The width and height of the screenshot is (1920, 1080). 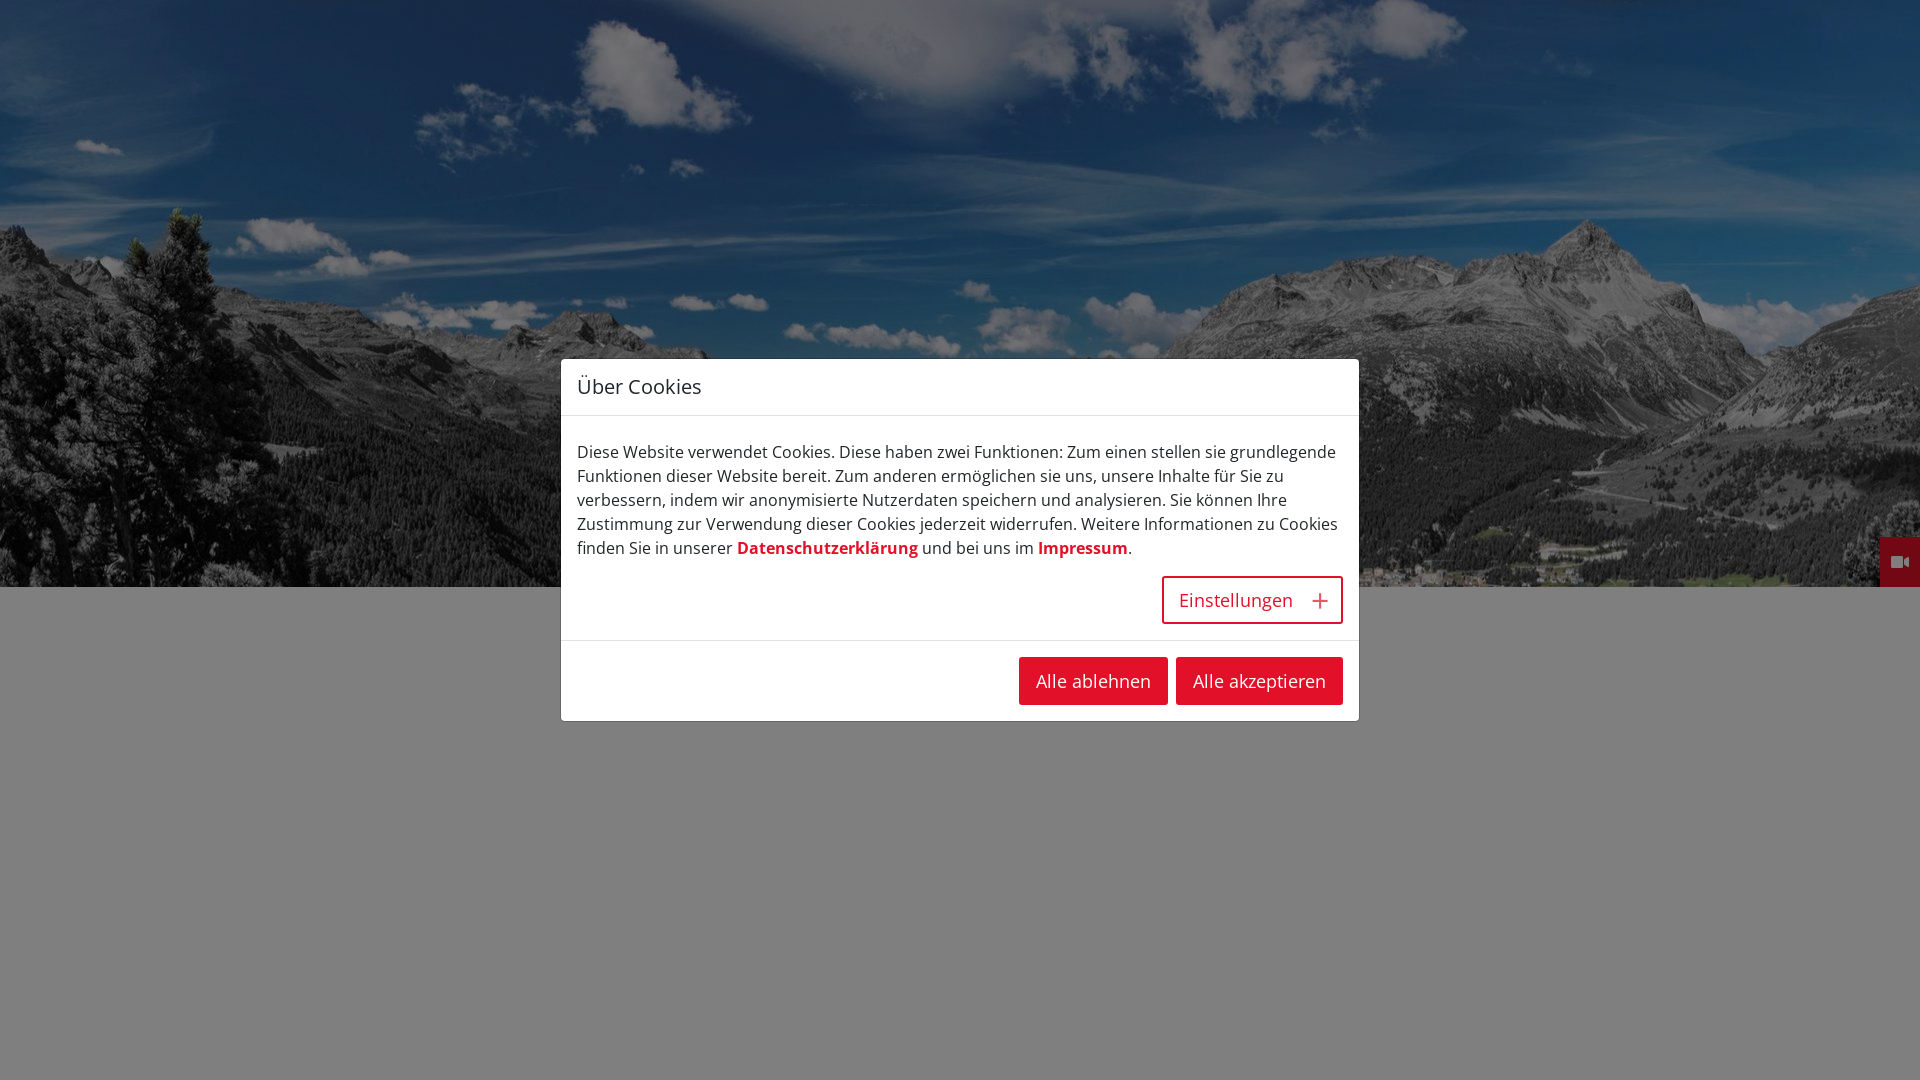 I want to click on 'Einstellungen', so click(x=1251, y=599).